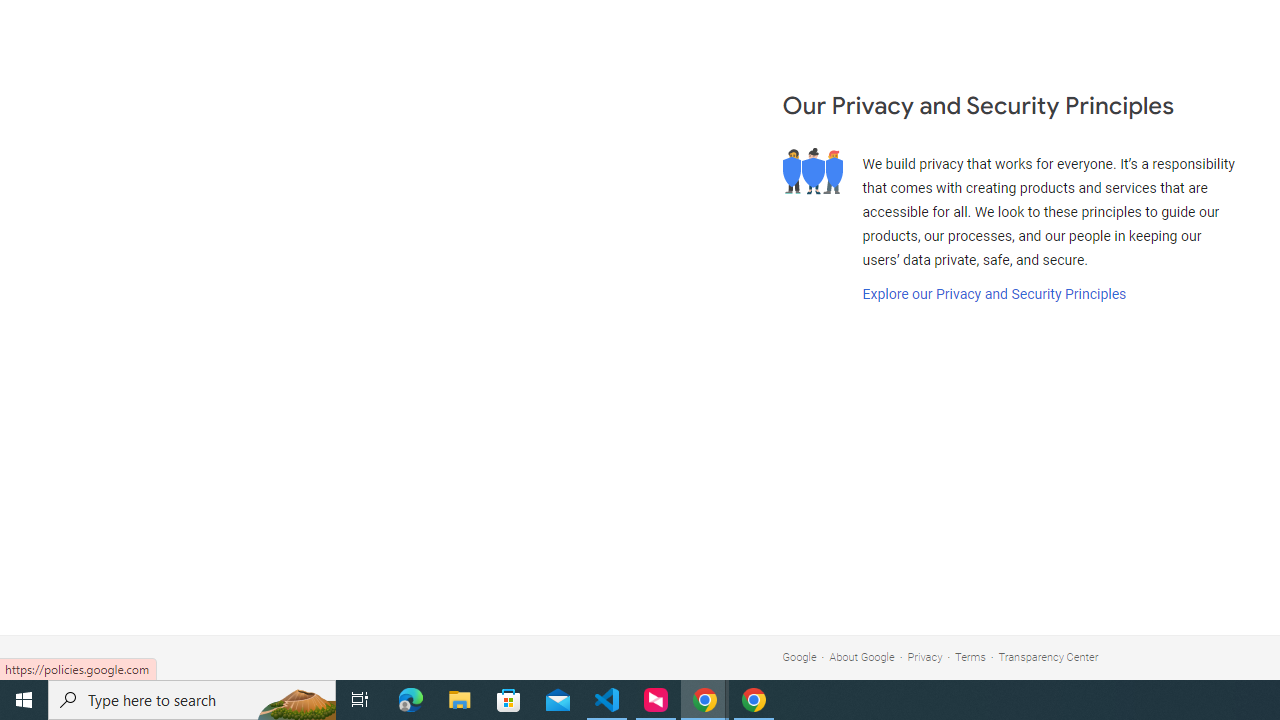  Describe the element at coordinates (924, 657) in the screenshot. I see `'Privacy'` at that location.